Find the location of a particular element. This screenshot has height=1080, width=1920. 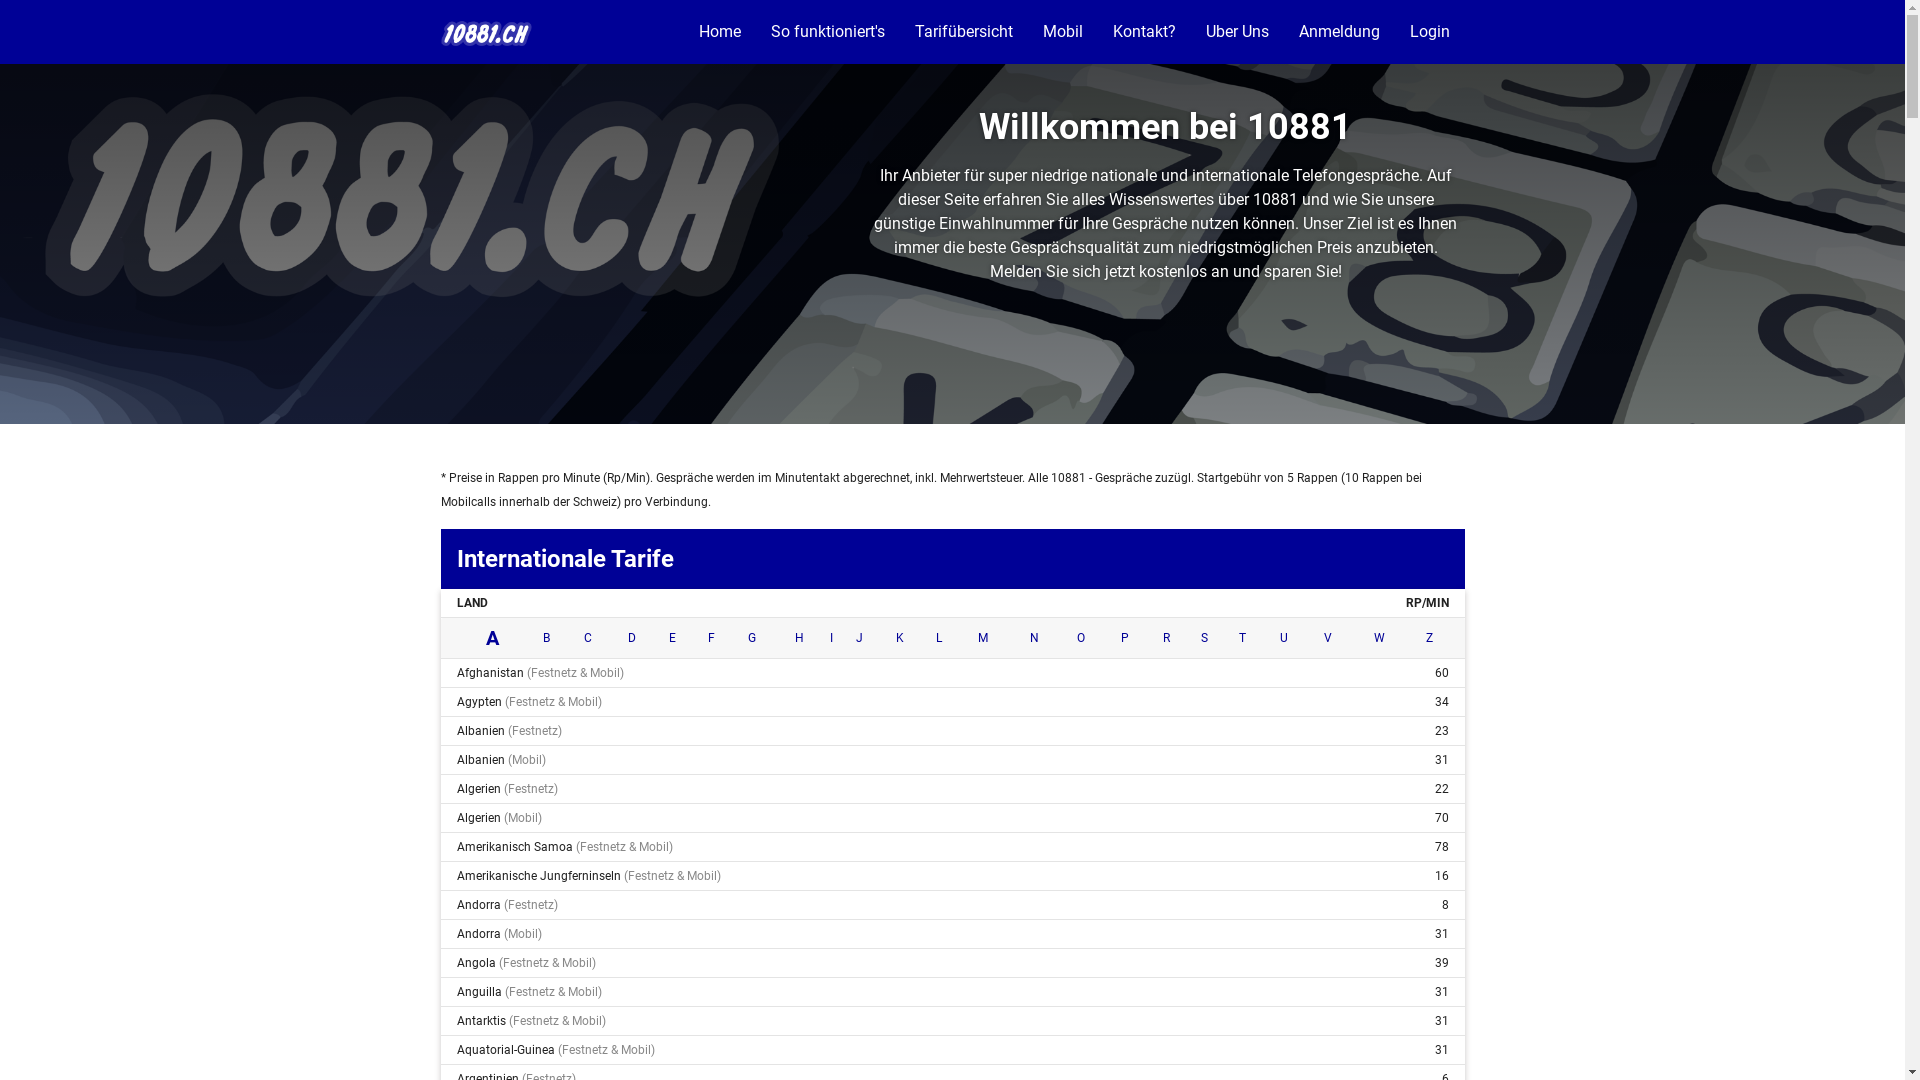

'J' is located at coordinates (859, 637).